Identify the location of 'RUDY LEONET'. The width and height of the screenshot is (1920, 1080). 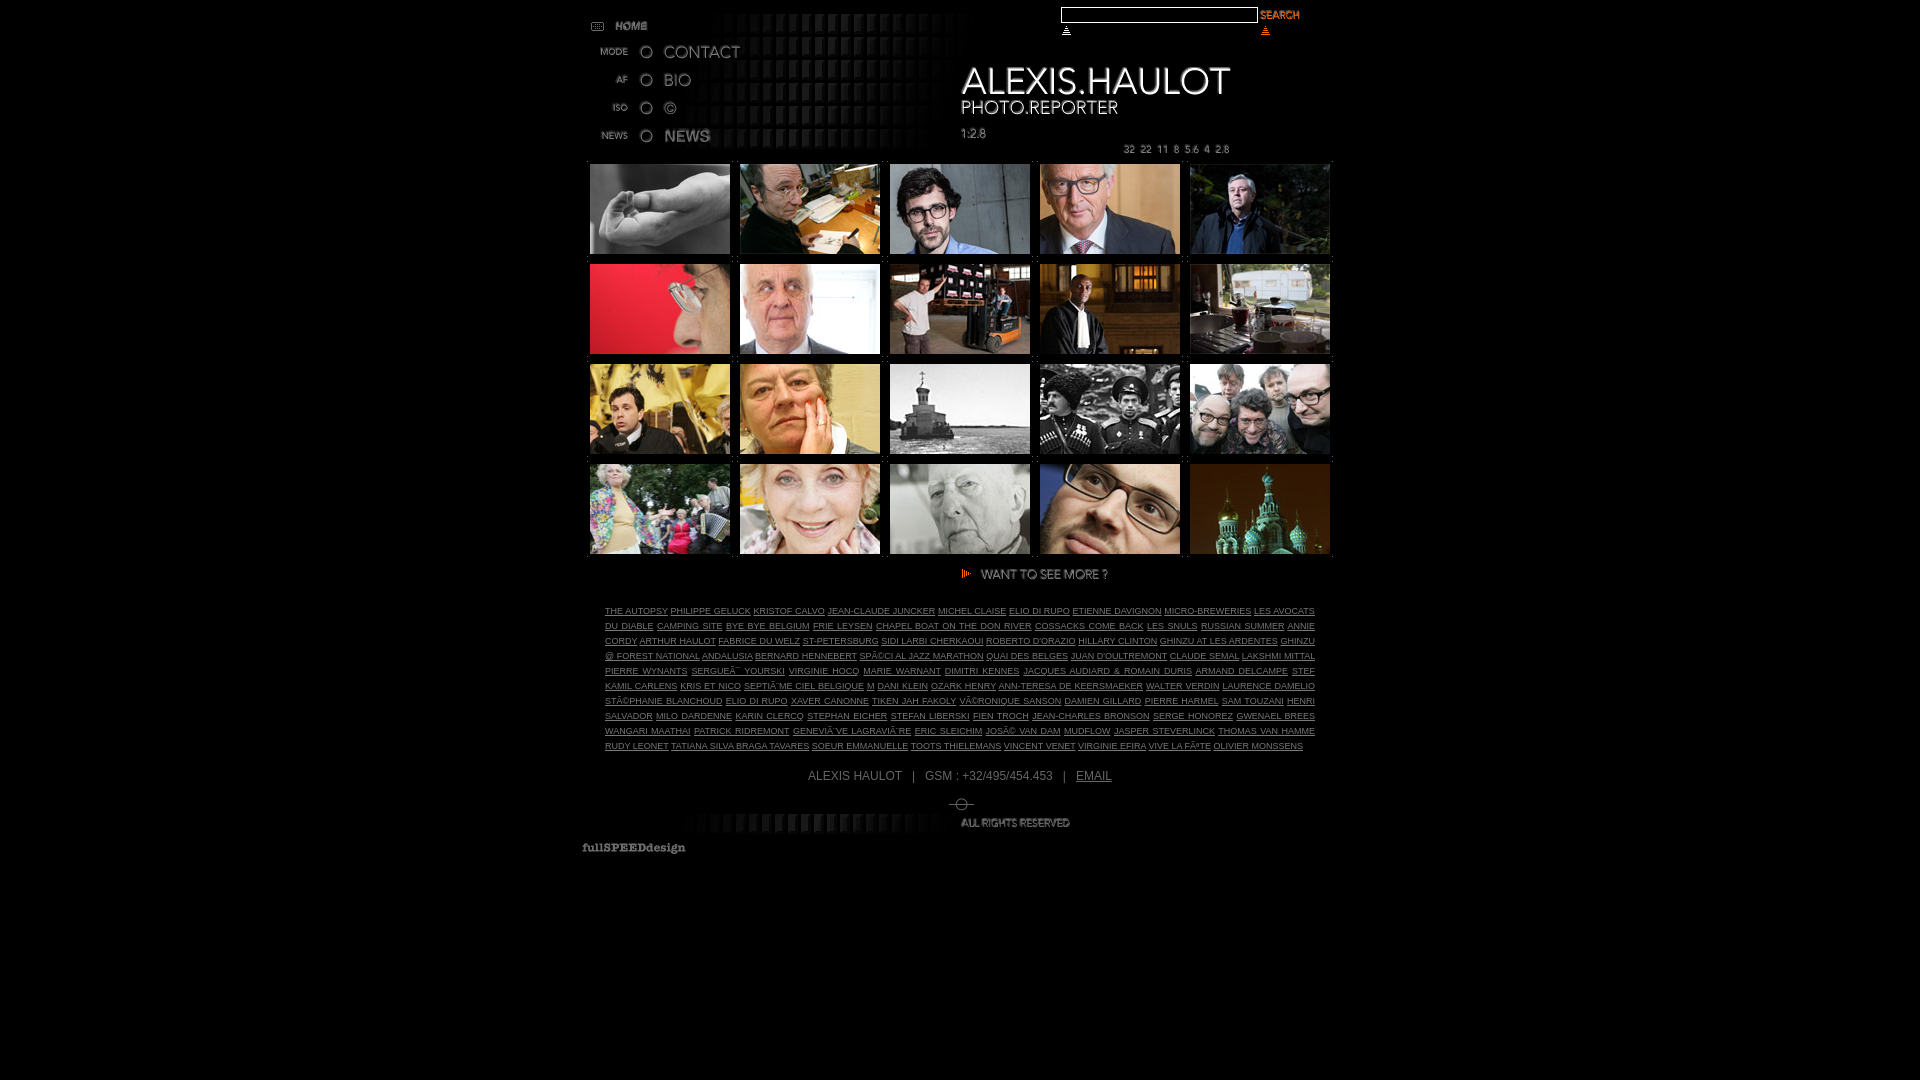
(636, 745).